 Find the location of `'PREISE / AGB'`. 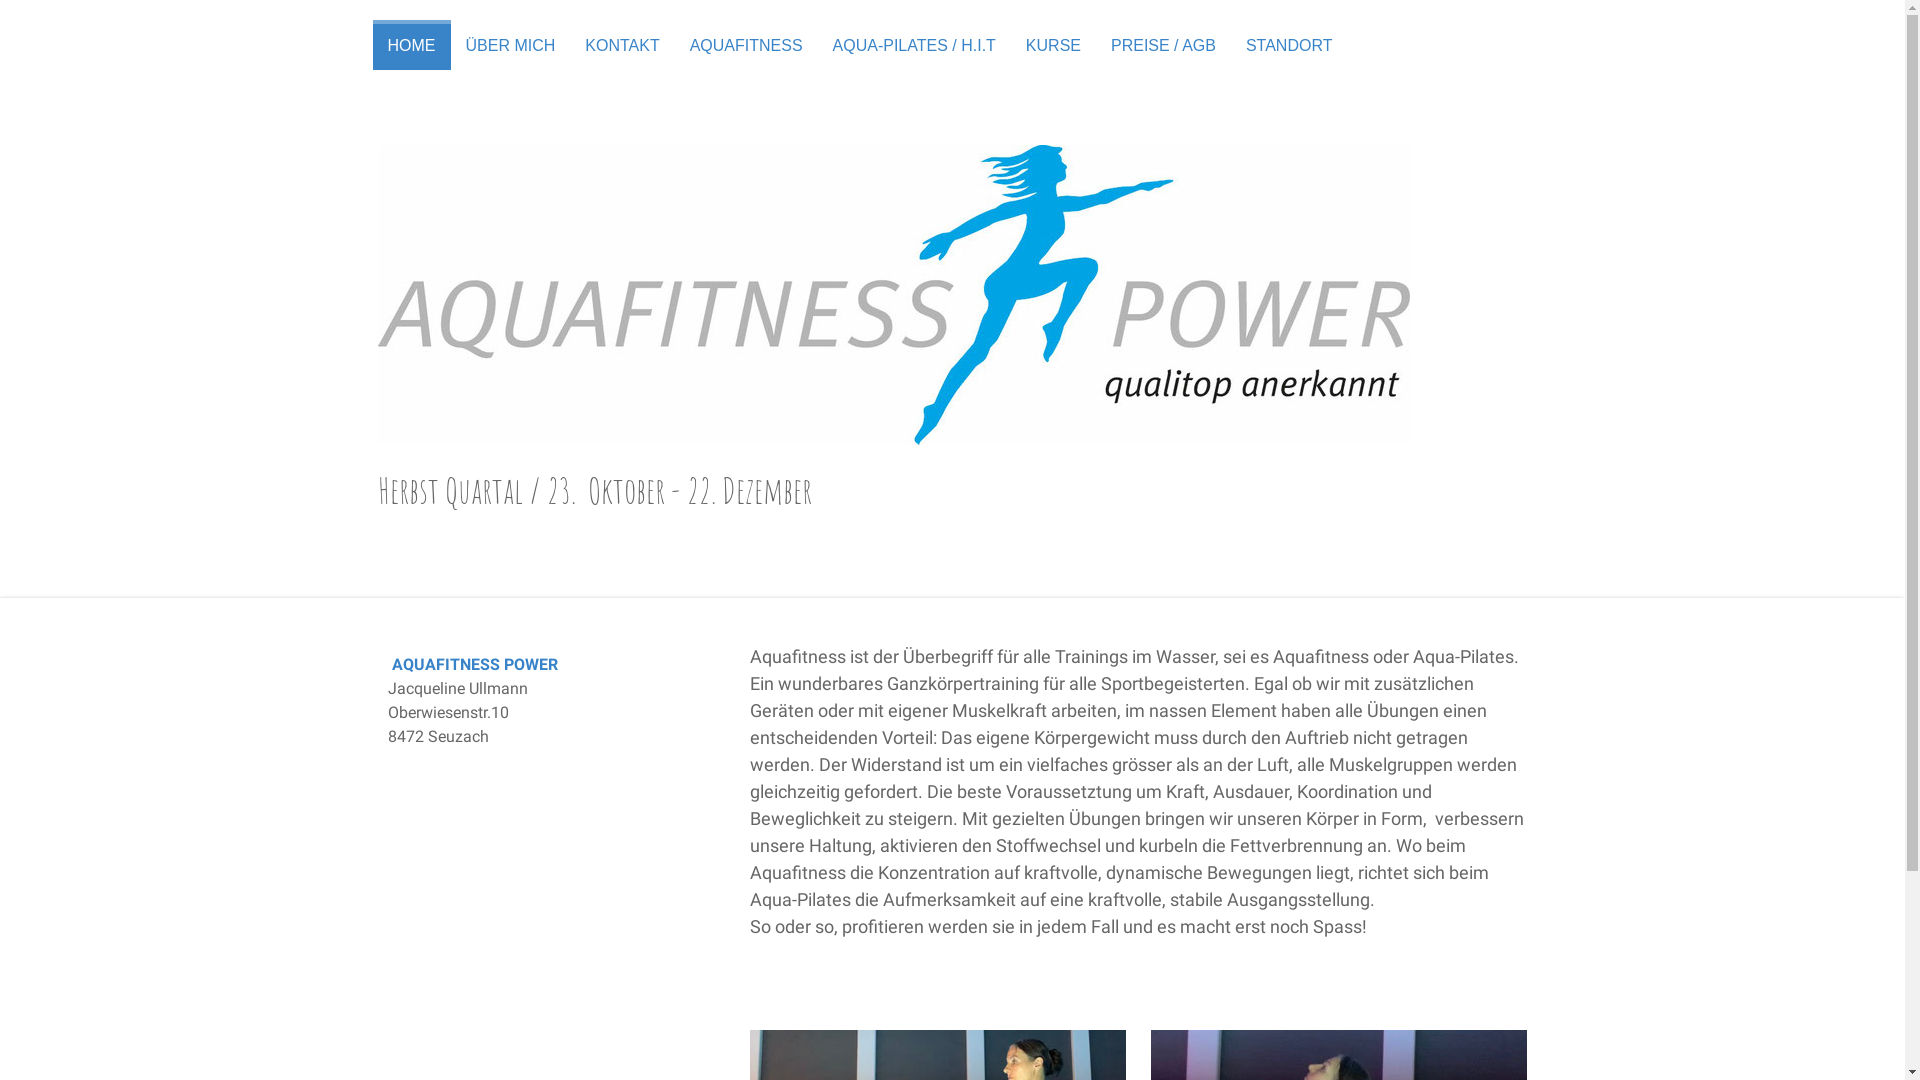

'PREISE / AGB' is located at coordinates (1094, 45).